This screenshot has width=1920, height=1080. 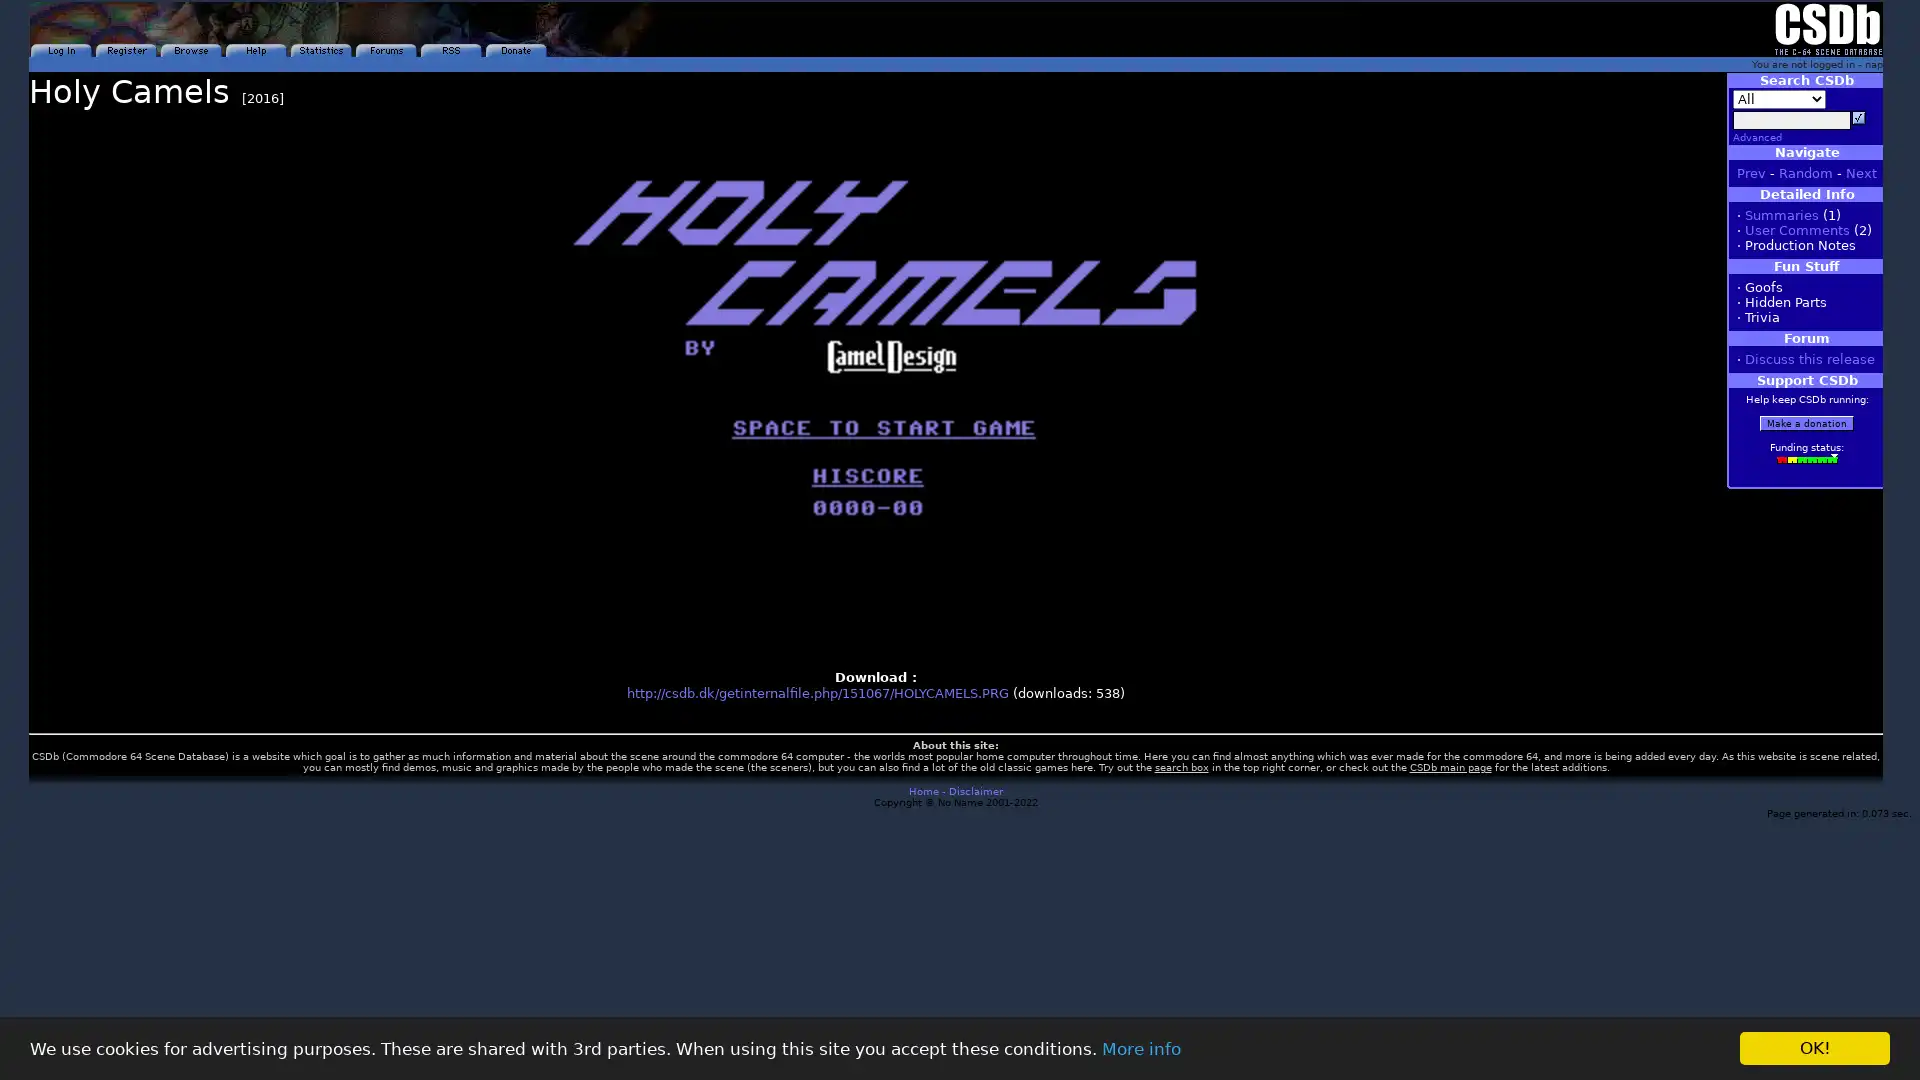 What do you see at coordinates (1857, 118) in the screenshot?
I see `Go` at bounding box center [1857, 118].